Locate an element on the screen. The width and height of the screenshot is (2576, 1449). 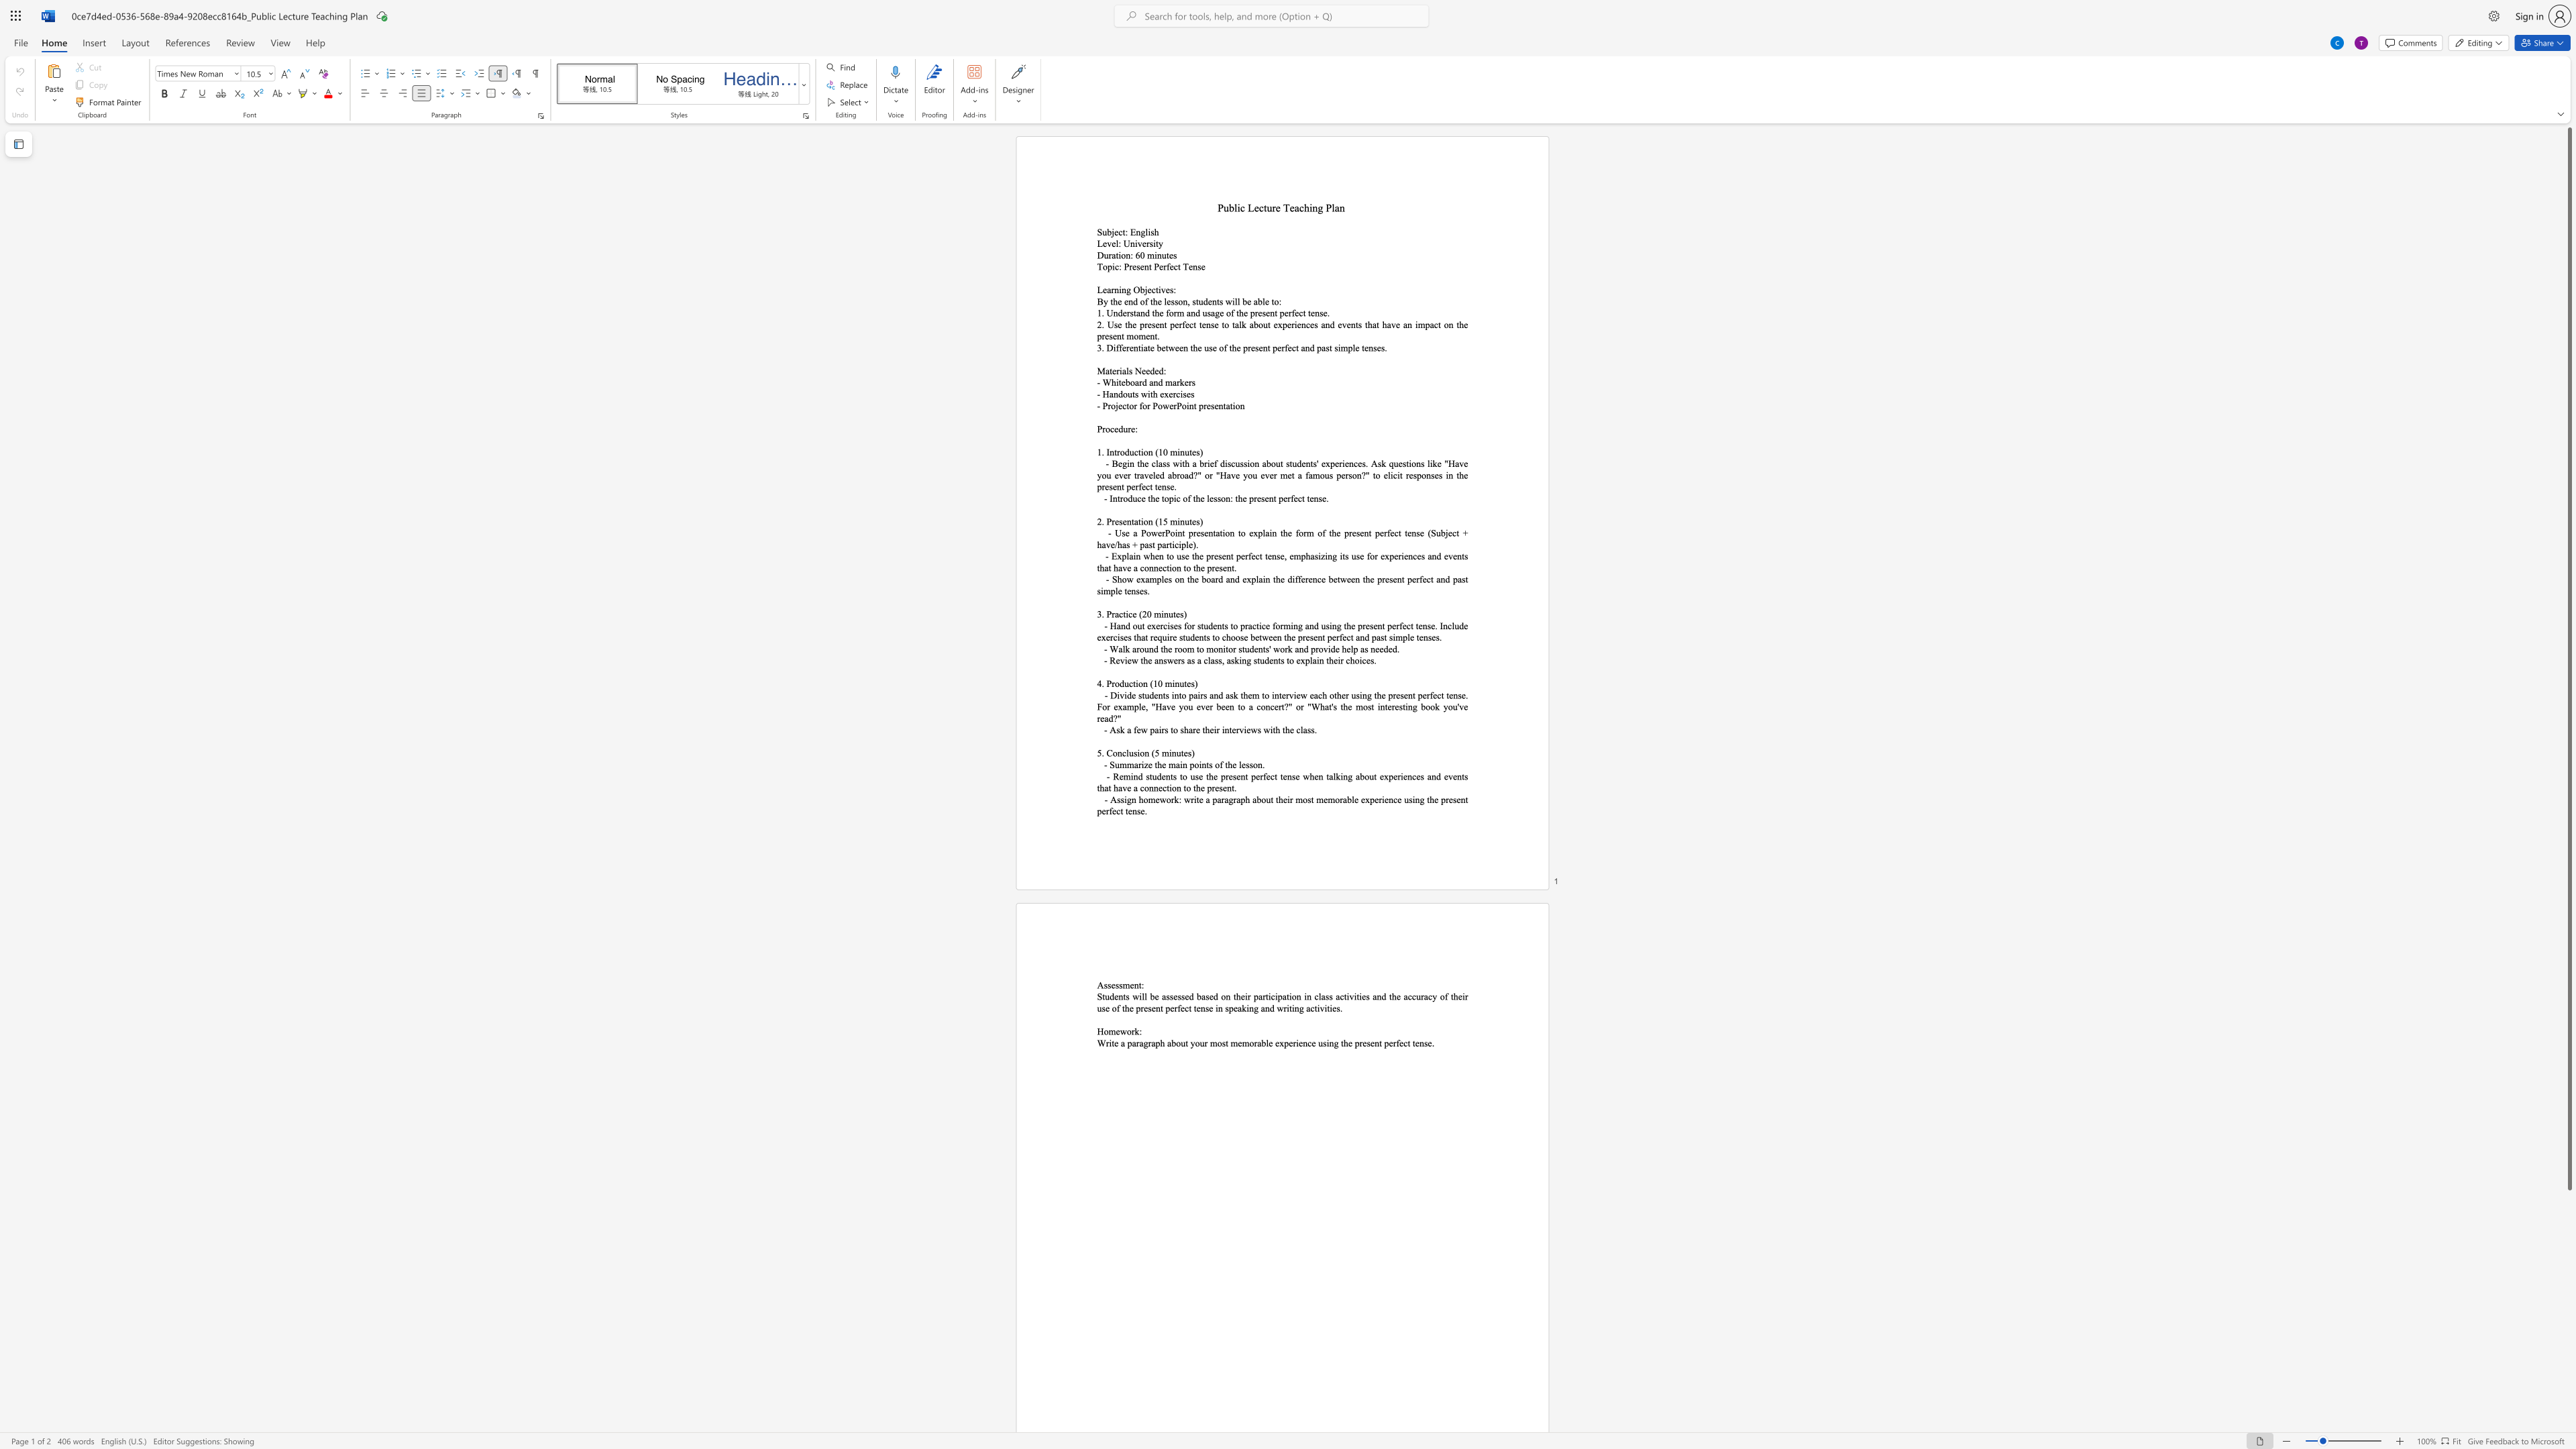
the space between the continuous character "s" and "i" in the text is located at coordinates (1136, 752).